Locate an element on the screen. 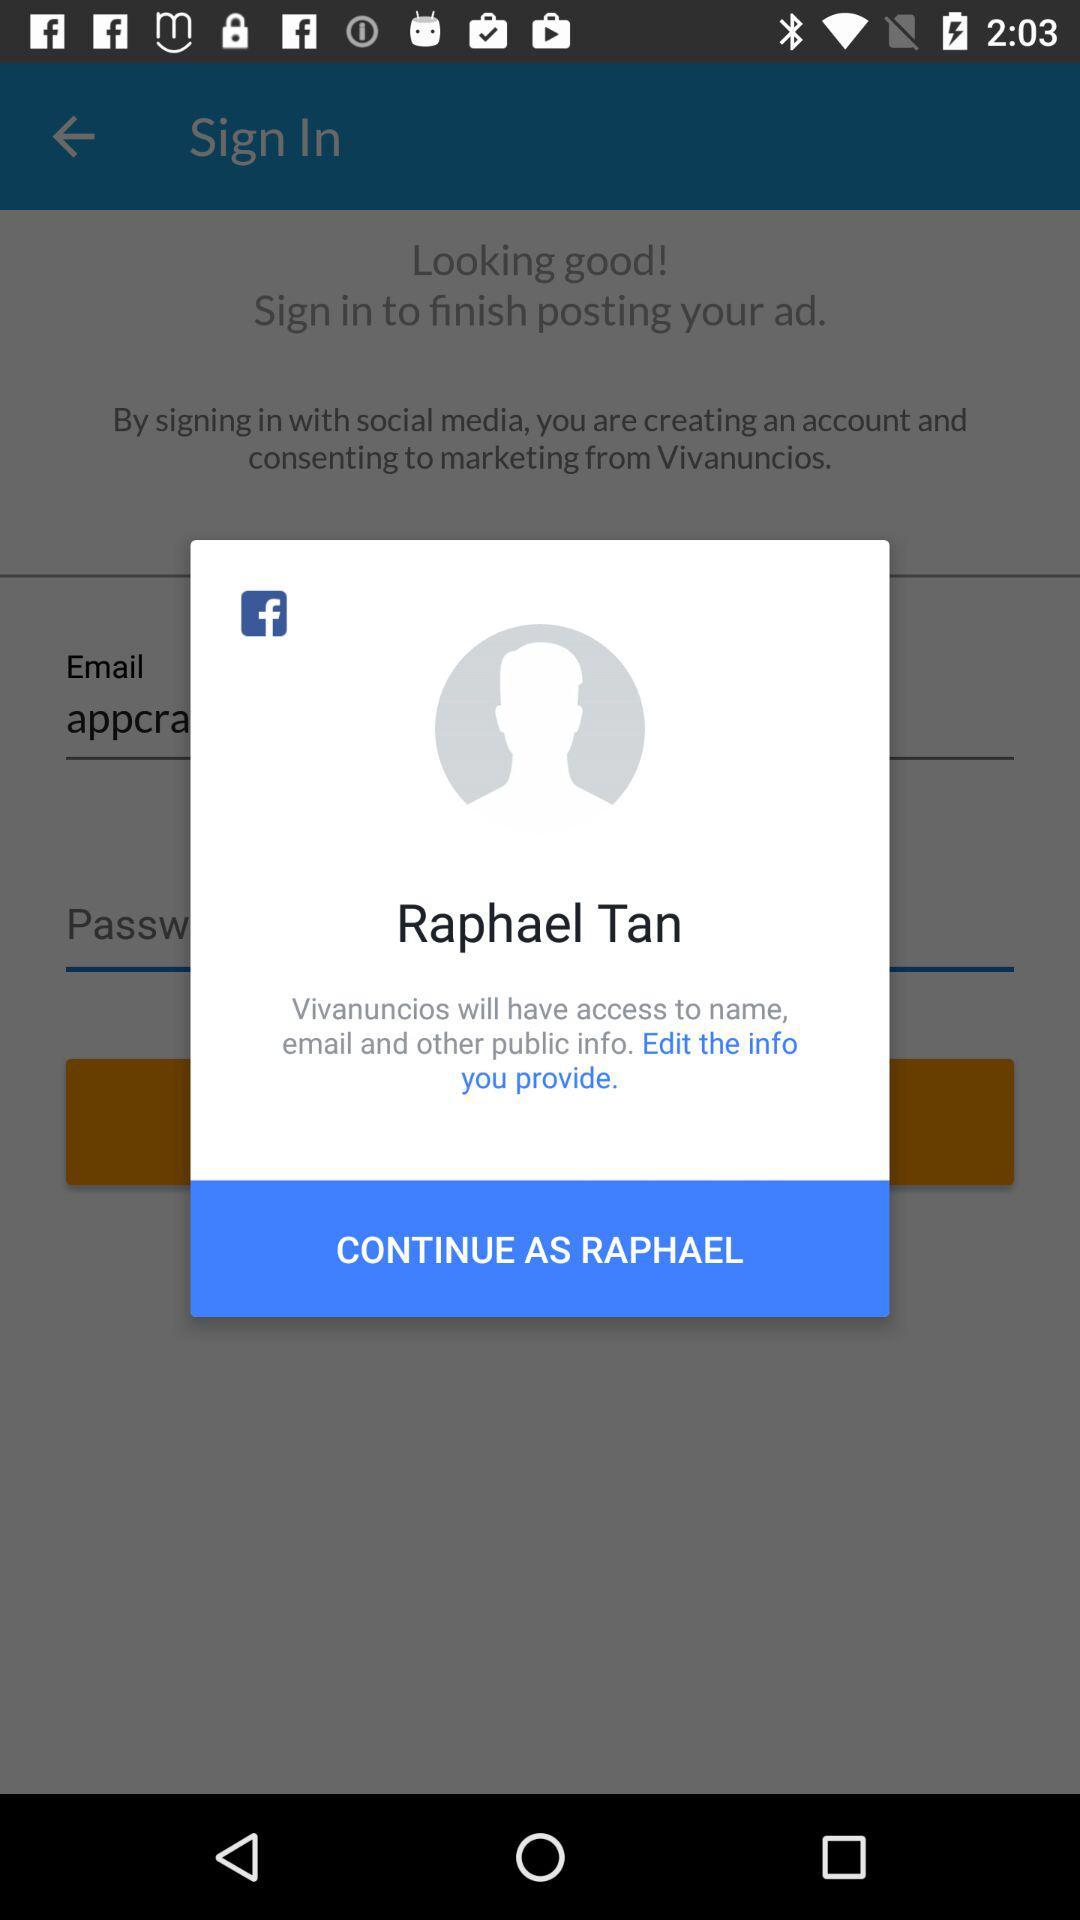  vivanuncios will have is located at coordinates (540, 1041).